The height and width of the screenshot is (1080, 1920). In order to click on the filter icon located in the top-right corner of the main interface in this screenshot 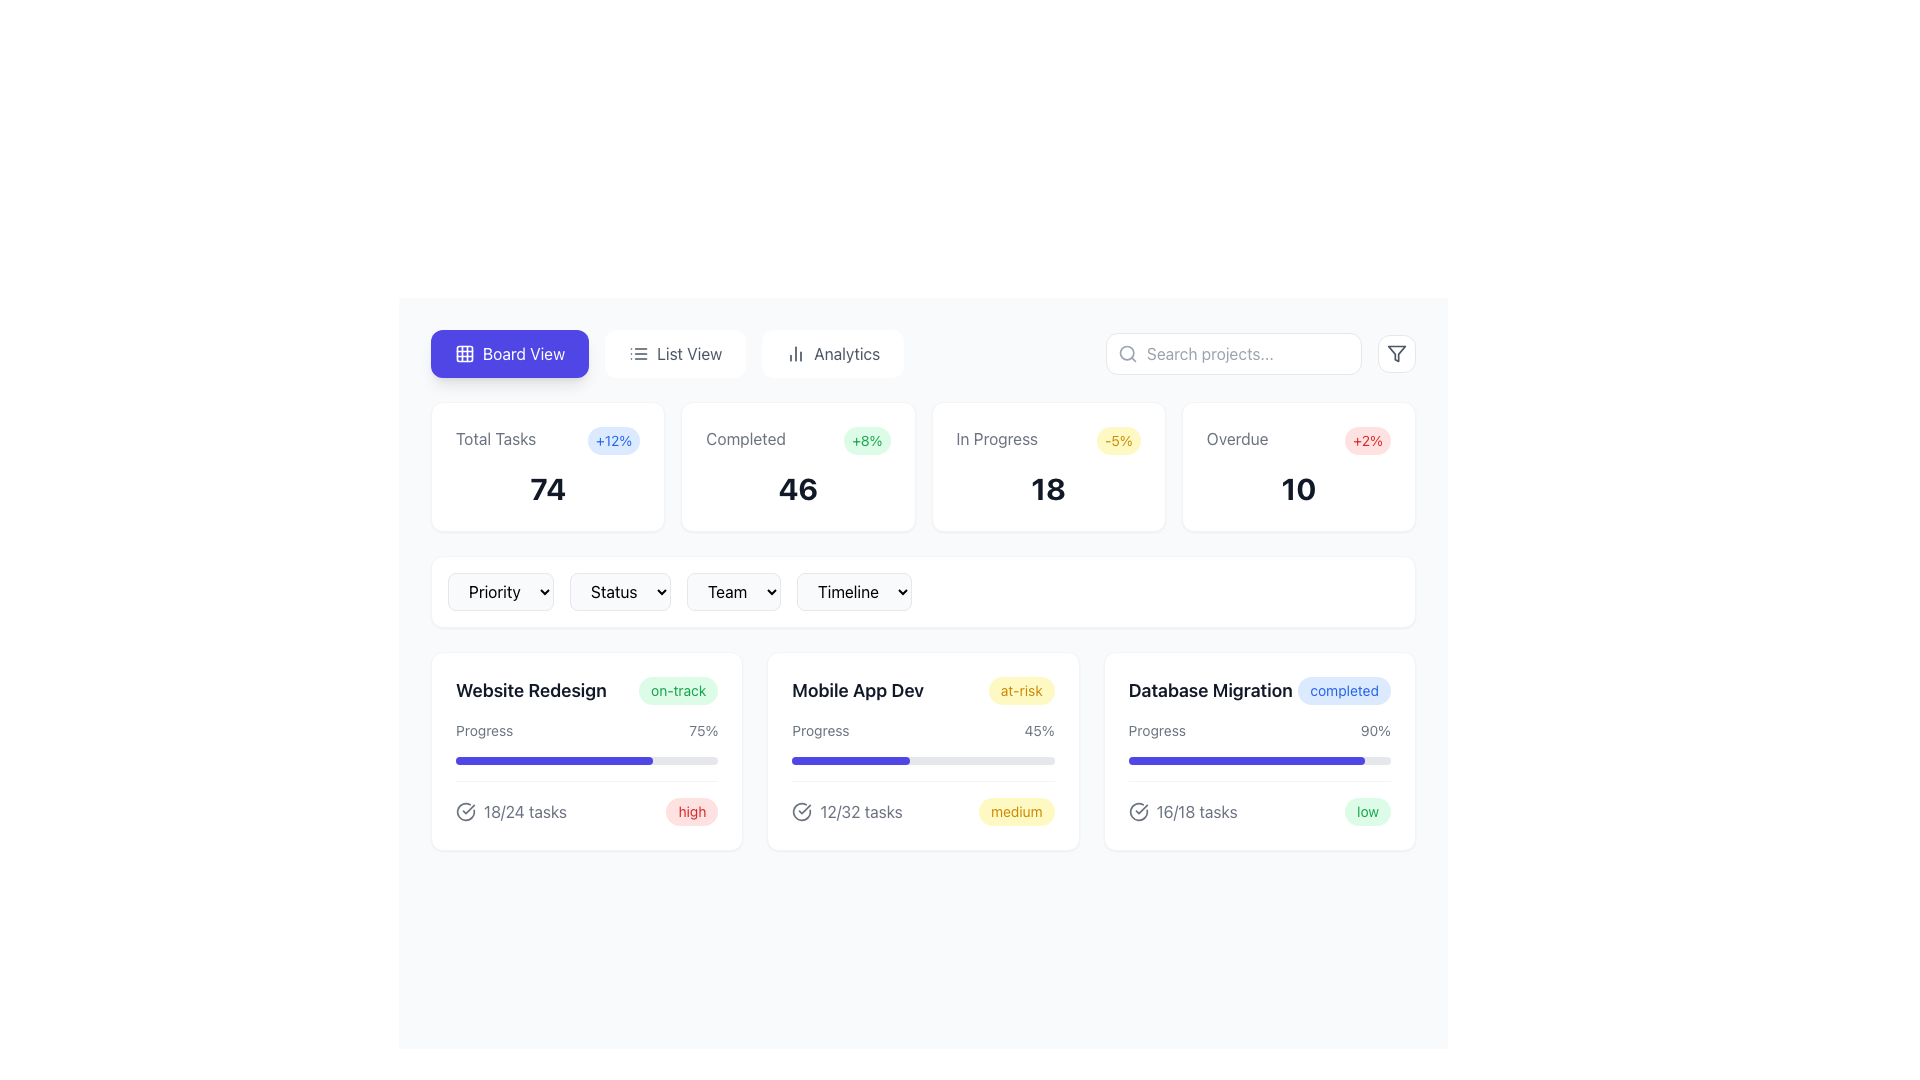, I will do `click(1395, 353)`.